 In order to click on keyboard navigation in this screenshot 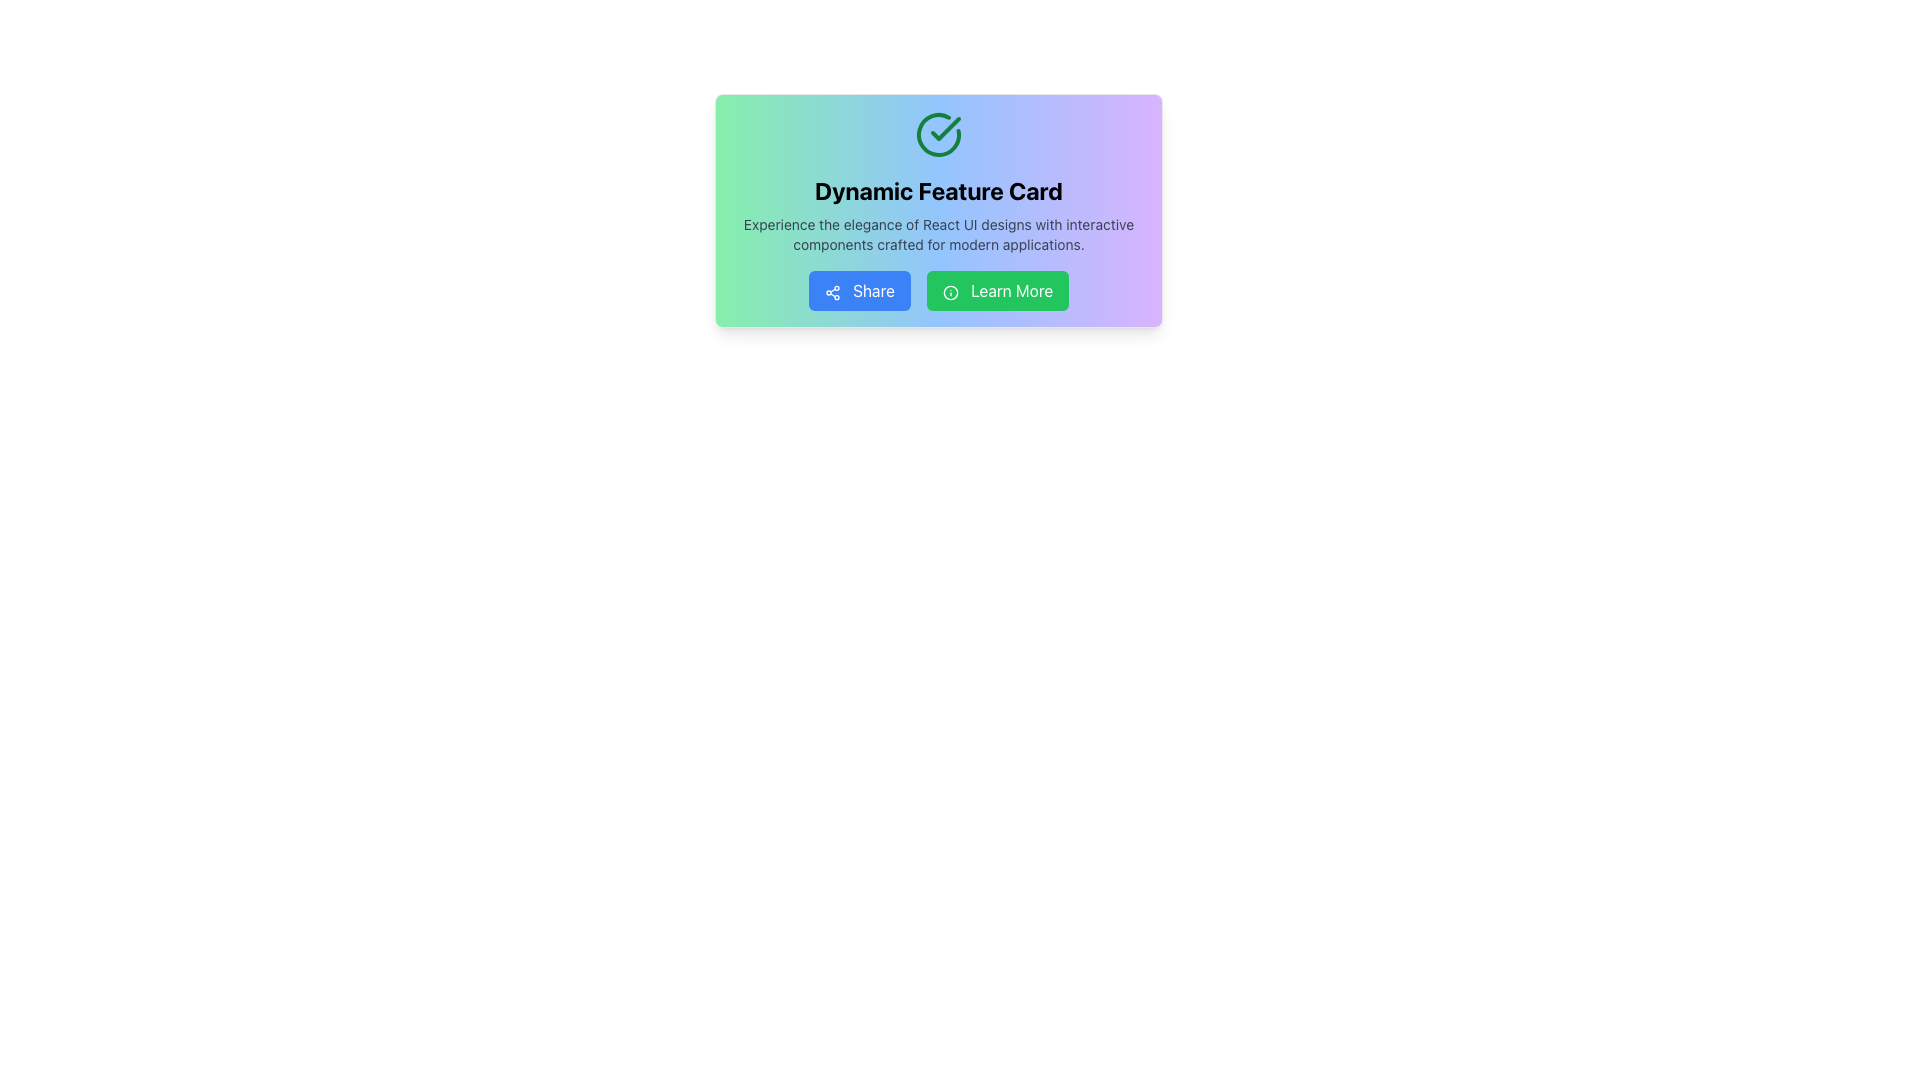, I will do `click(938, 290)`.